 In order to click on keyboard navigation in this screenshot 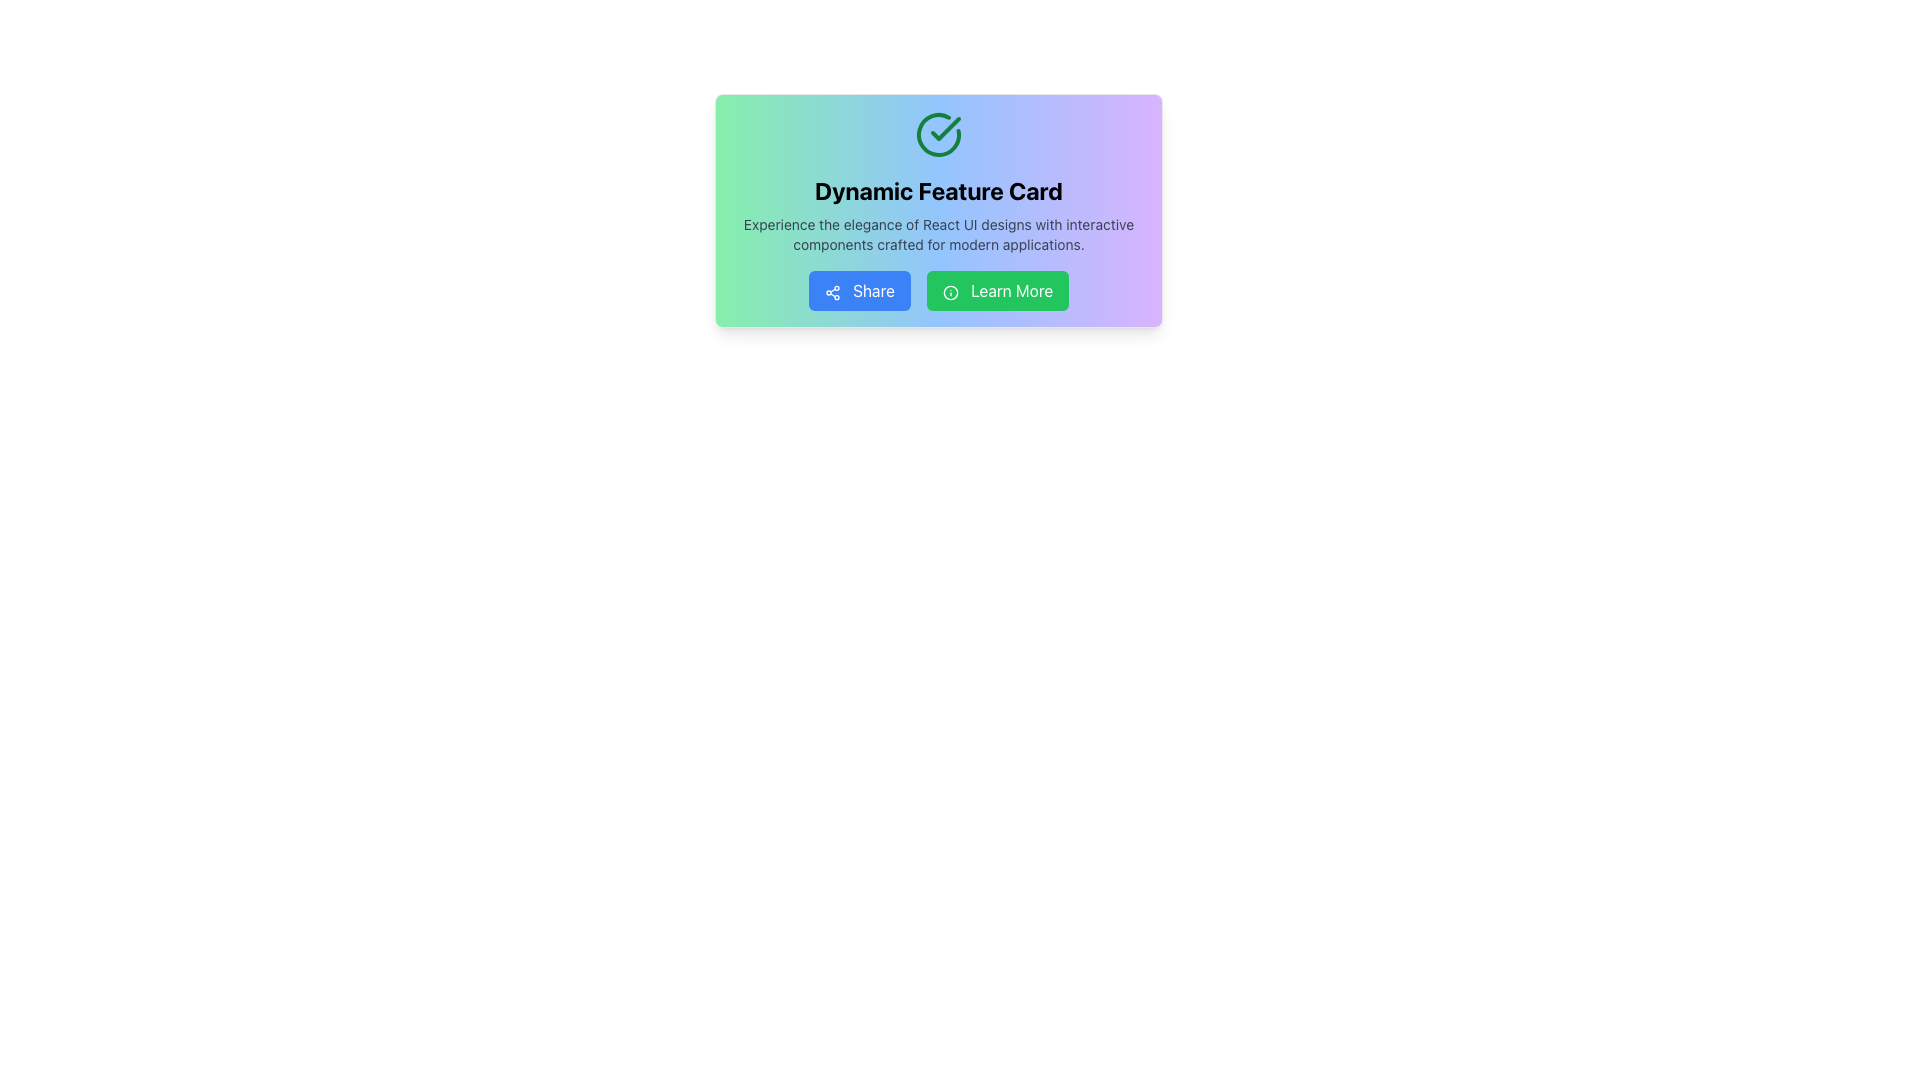, I will do `click(938, 290)`.